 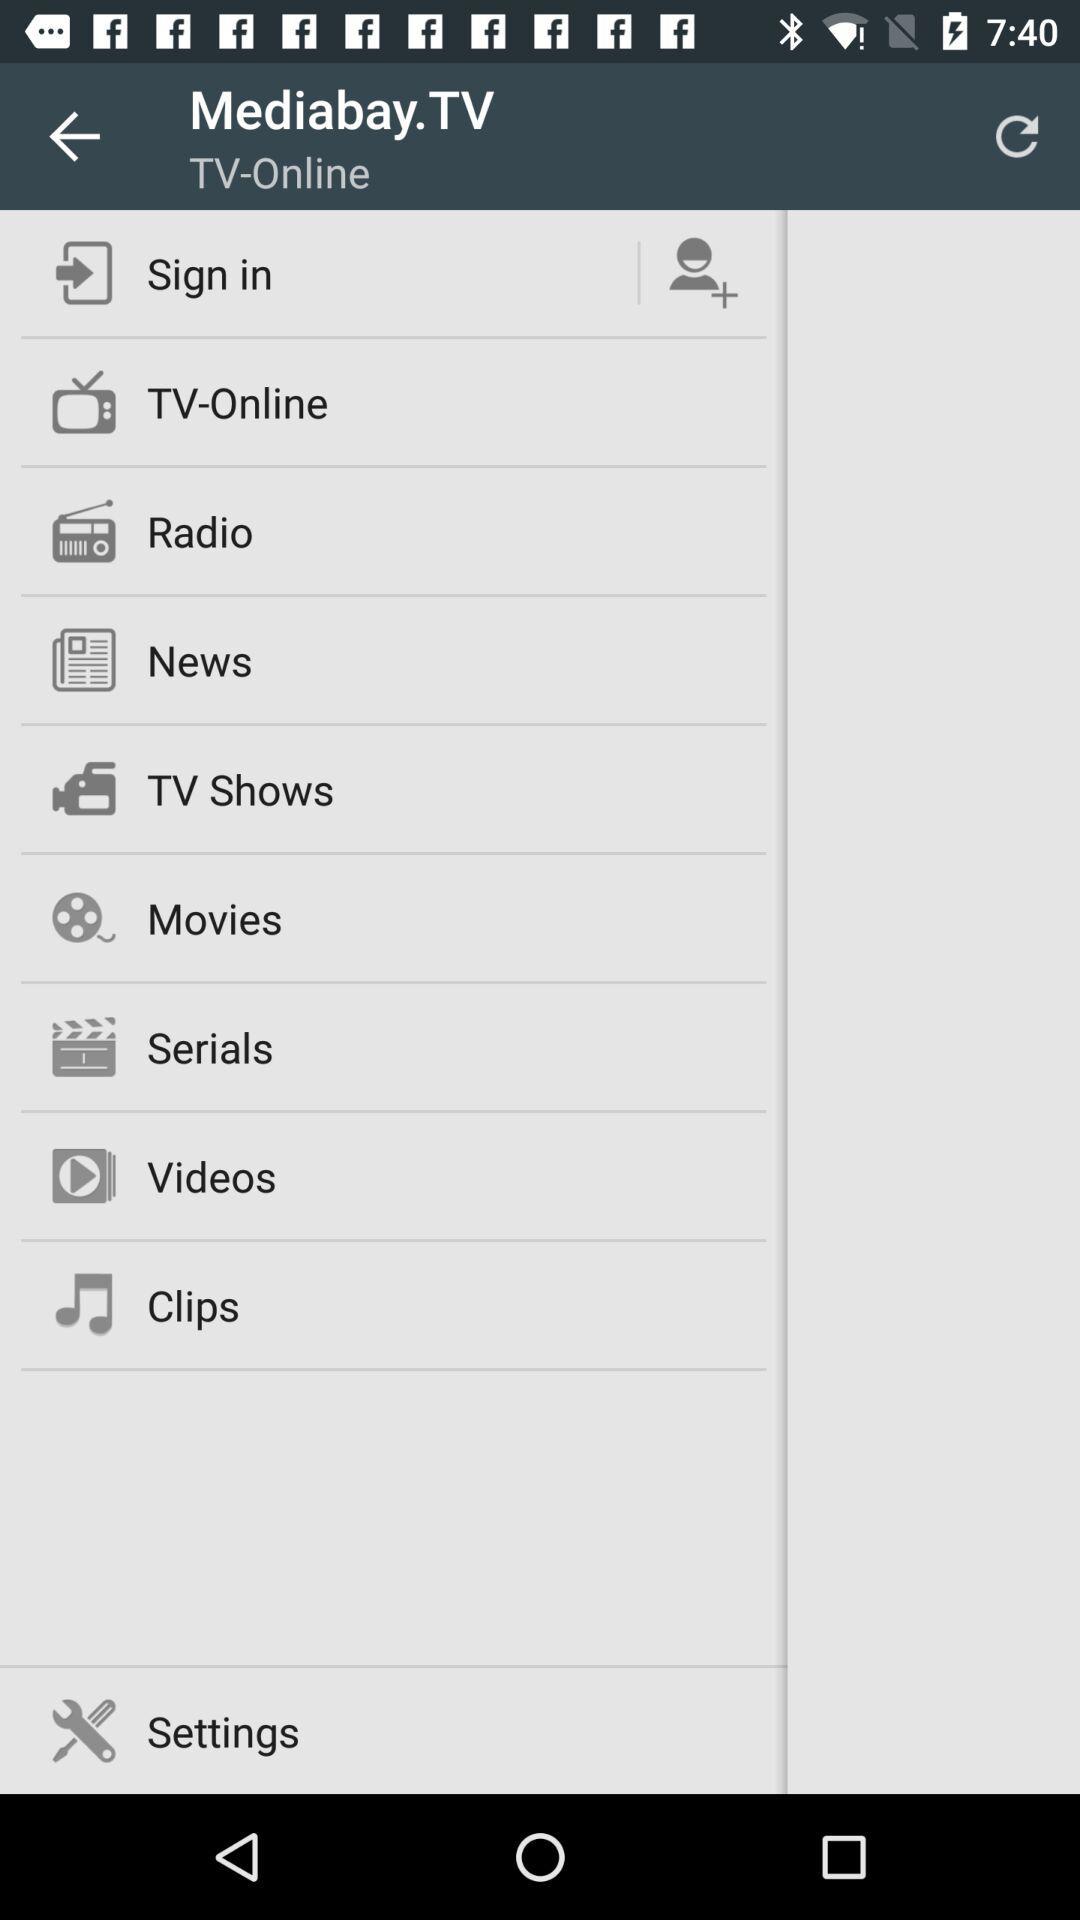 I want to click on the radio, so click(x=200, y=531).